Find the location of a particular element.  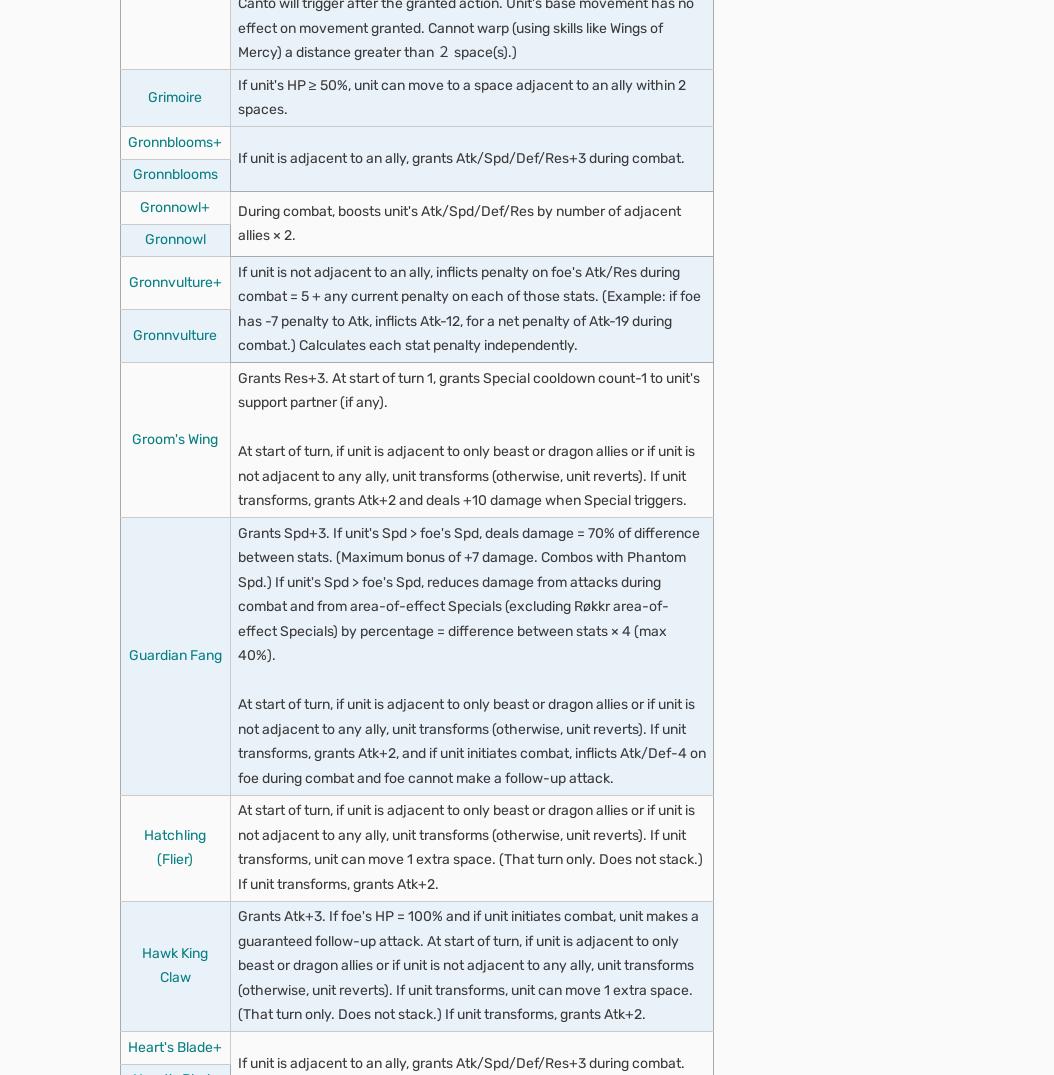

'Community' is located at coordinates (121, 353).